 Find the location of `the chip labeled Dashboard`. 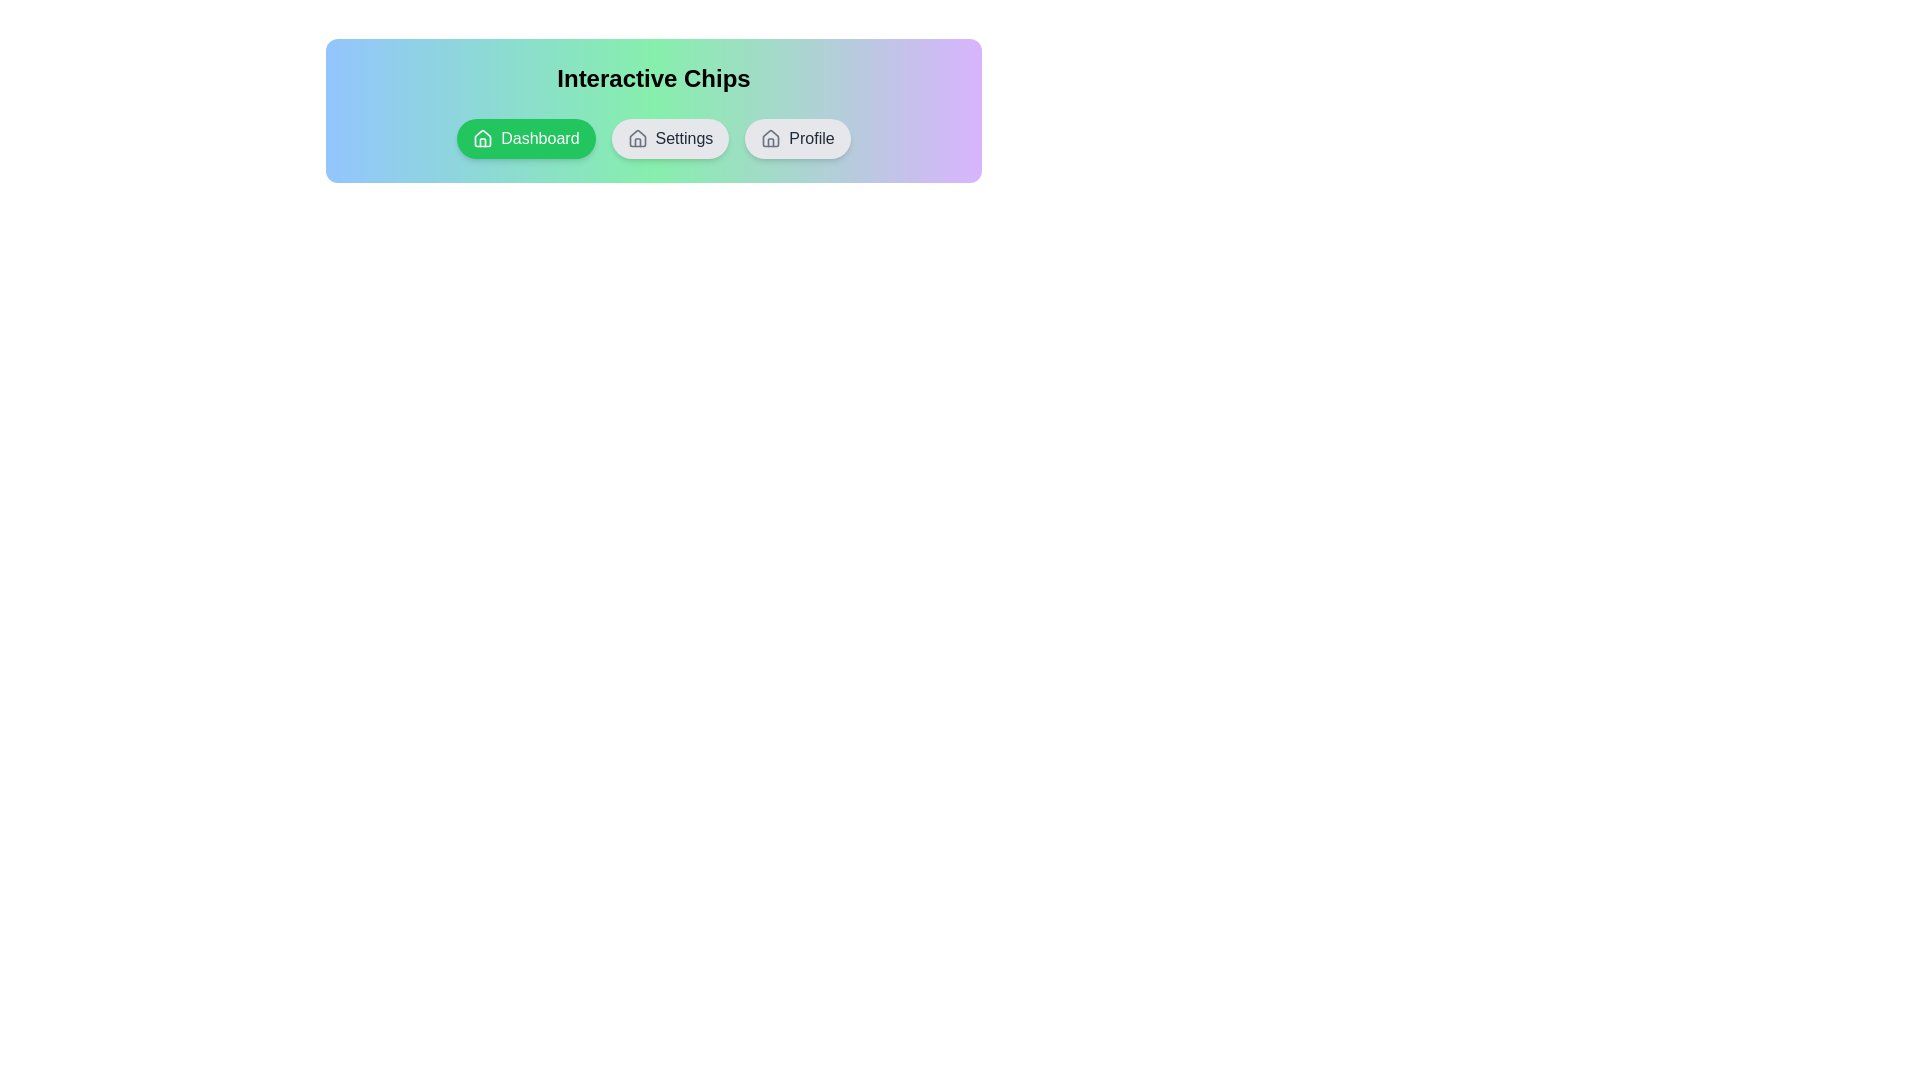

the chip labeled Dashboard is located at coordinates (526, 137).